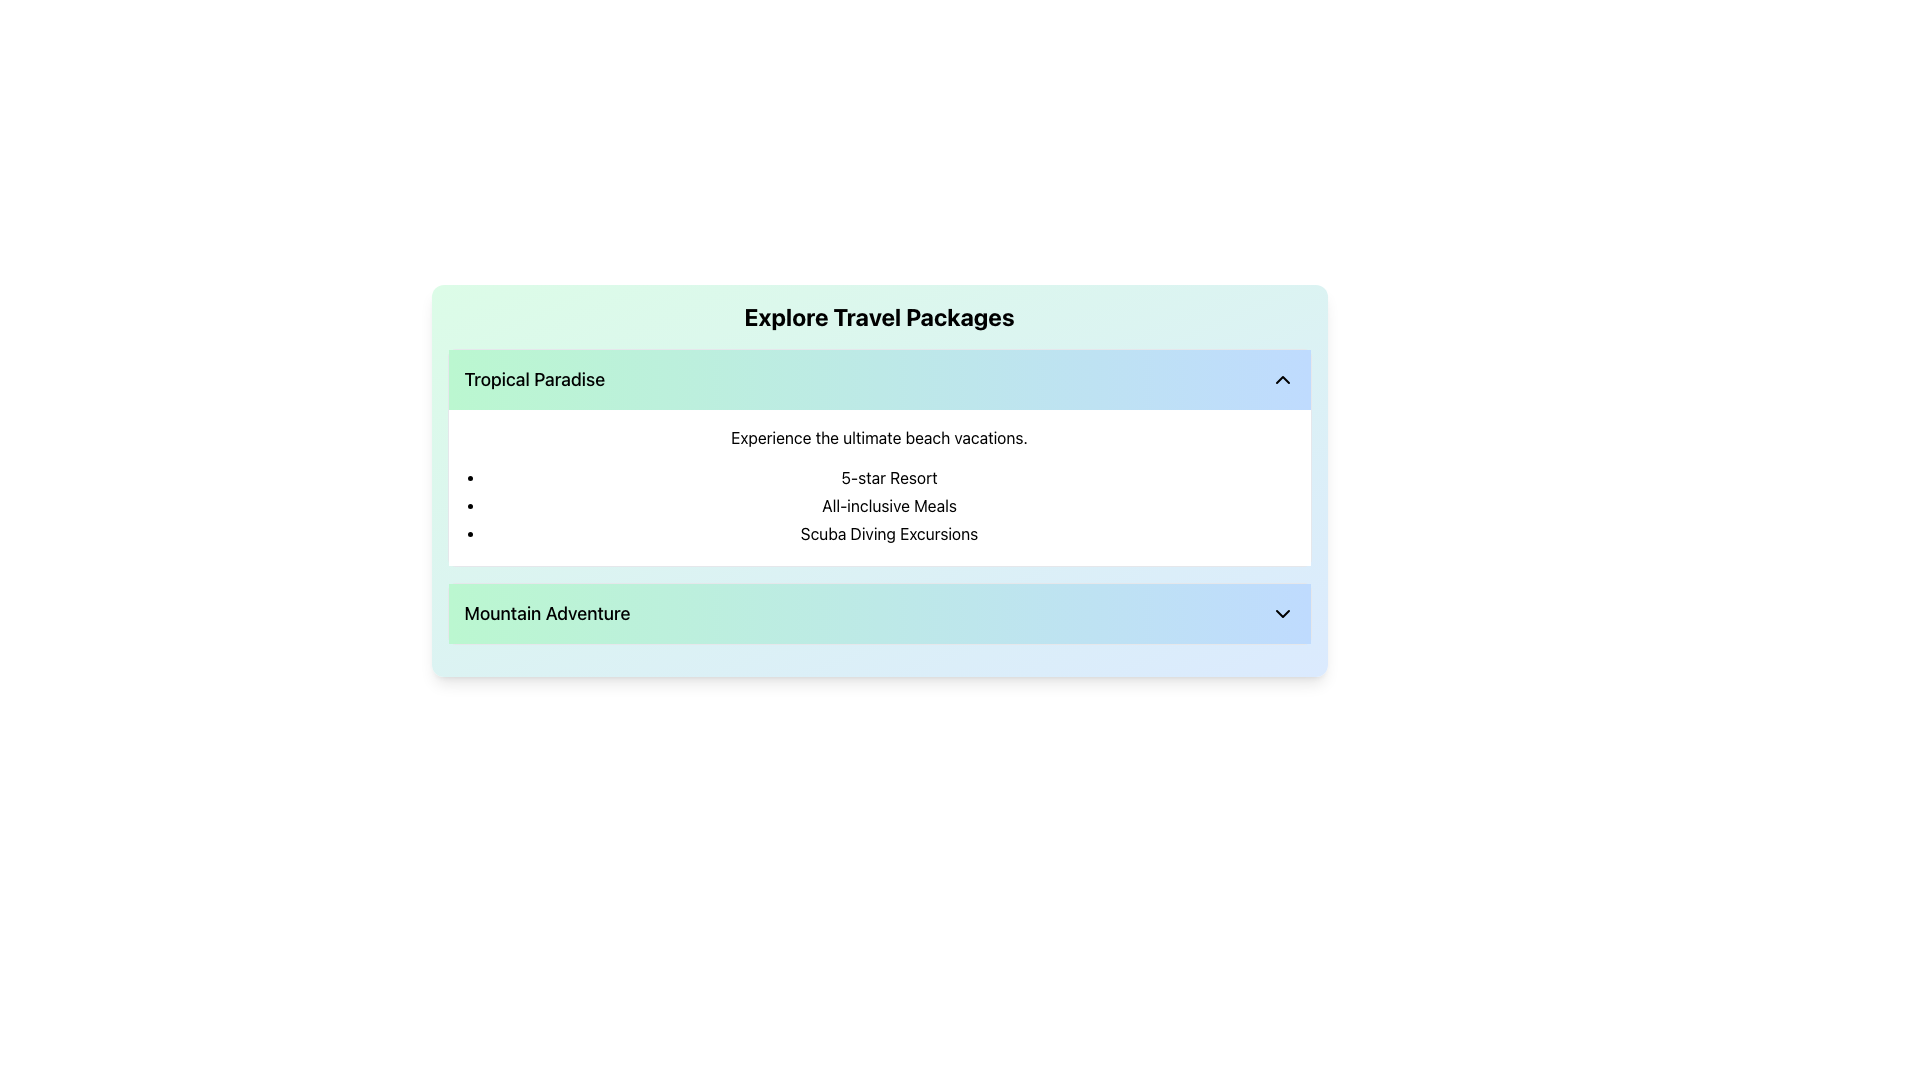 The image size is (1920, 1080). I want to click on the text label displaying 'Tropical Paradise' located at the top-left corner of the horizontal bar, so click(534, 380).